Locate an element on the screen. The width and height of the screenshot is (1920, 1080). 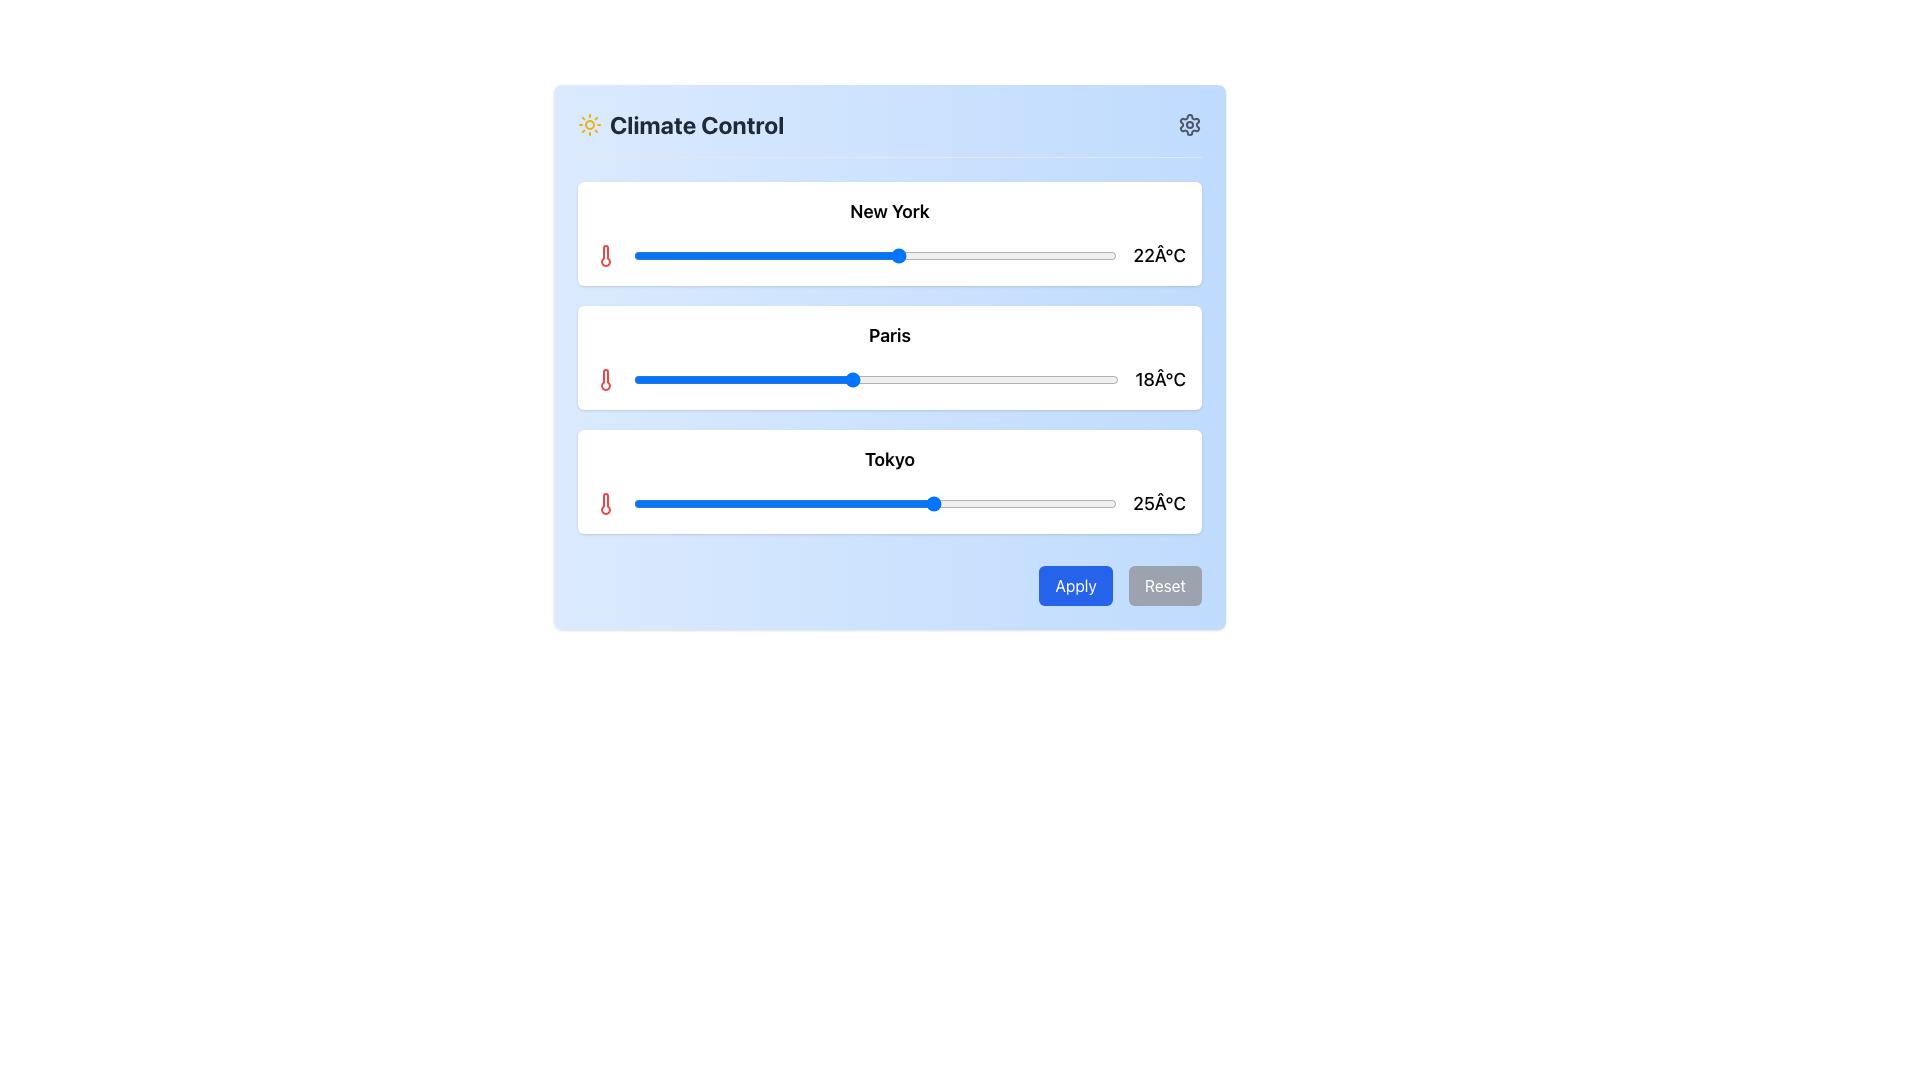
displayed temperature setting from the Interactive temperature range card for the city 'Paris', which is the second card in a vertical alignment of climate control sections is located at coordinates (888, 357).